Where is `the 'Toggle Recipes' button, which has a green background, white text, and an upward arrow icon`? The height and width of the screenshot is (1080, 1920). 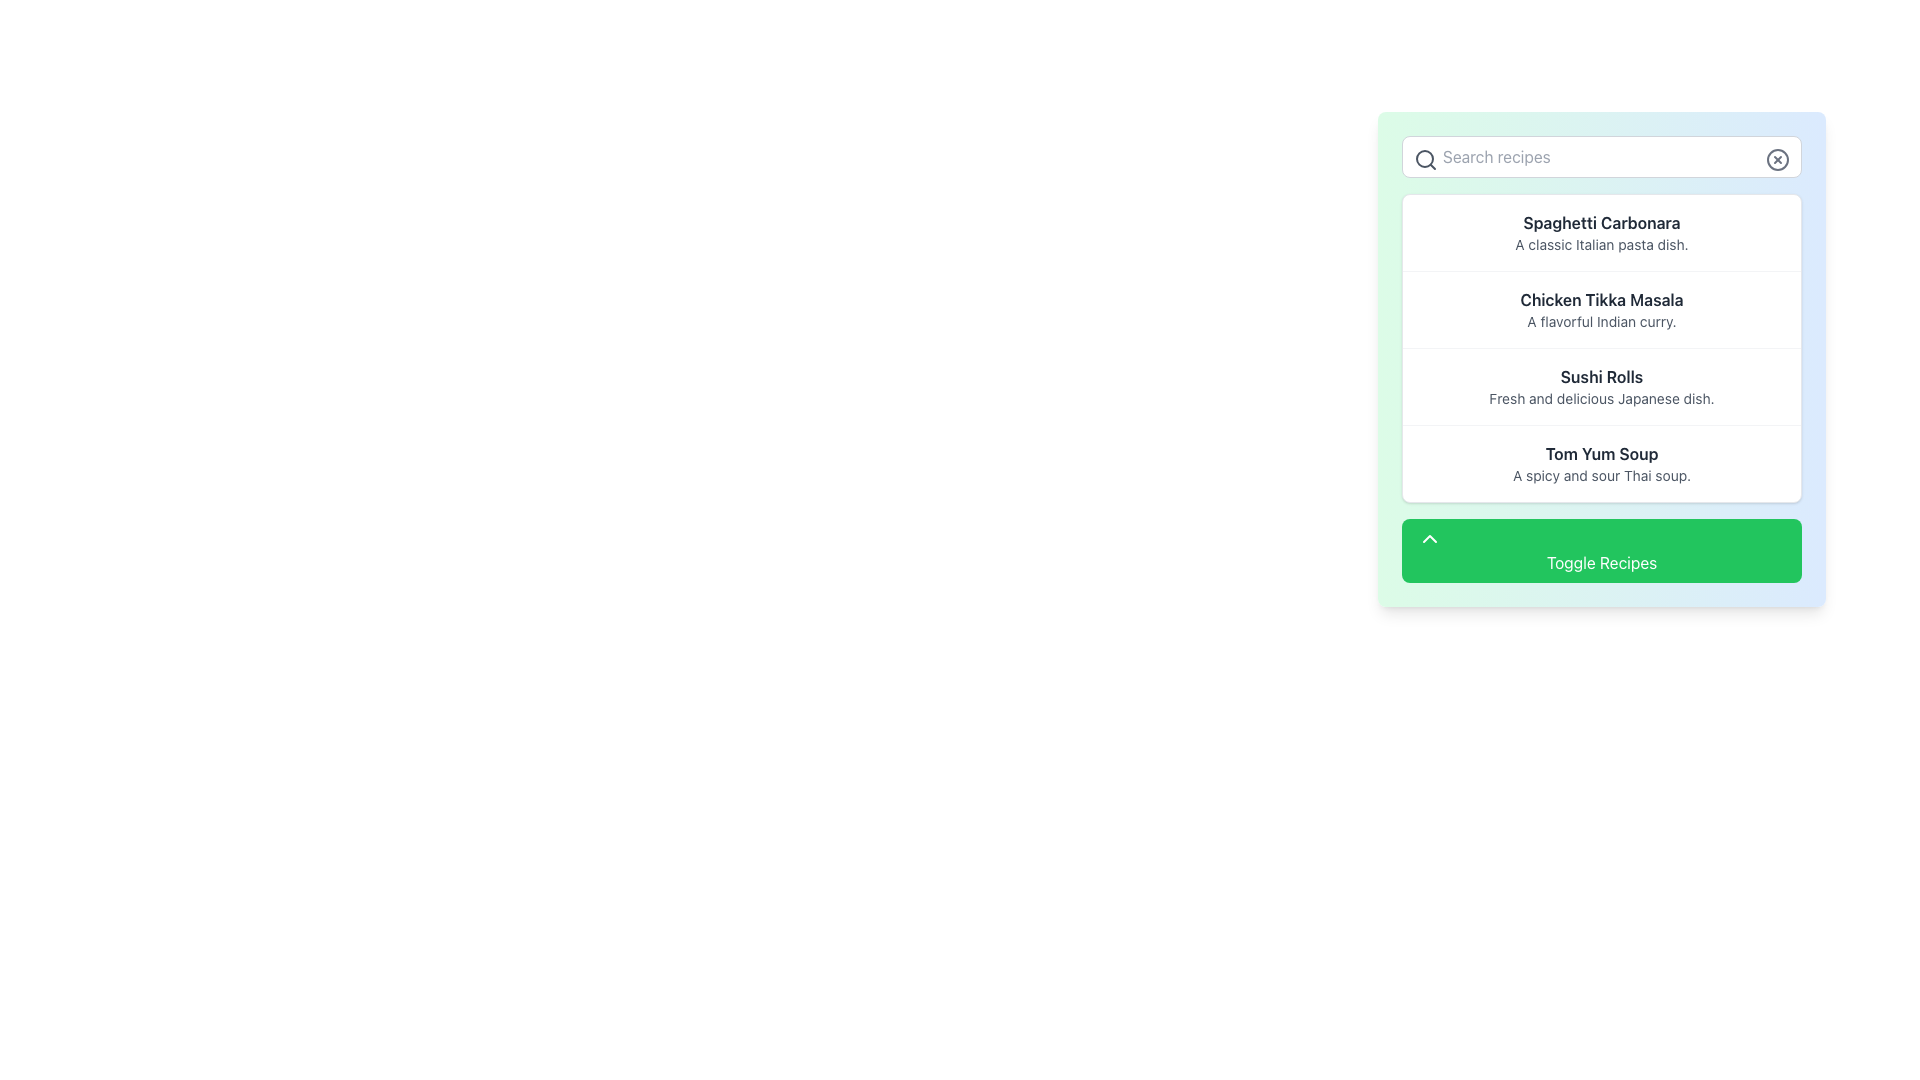 the 'Toggle Recipes' button, which has a green background, white text, and an upward arrow icon is located at coordinates (1602, 551).